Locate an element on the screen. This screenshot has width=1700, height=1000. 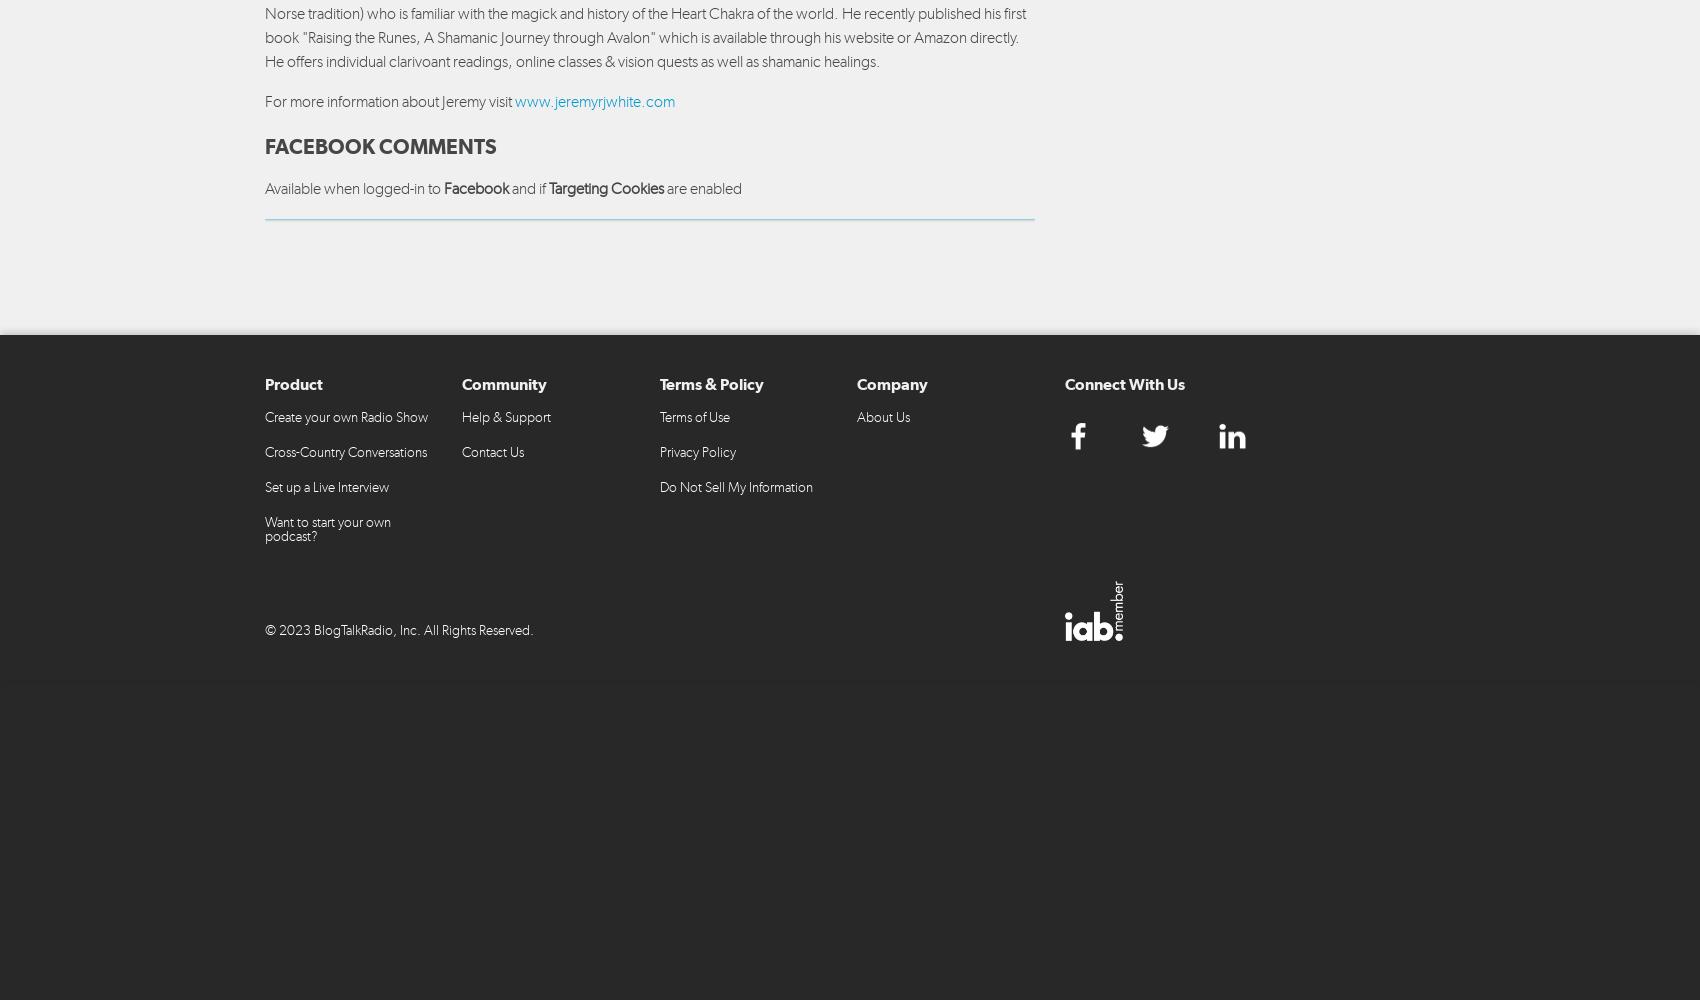
'Terms of Use' is located at coordinates (693, 416).